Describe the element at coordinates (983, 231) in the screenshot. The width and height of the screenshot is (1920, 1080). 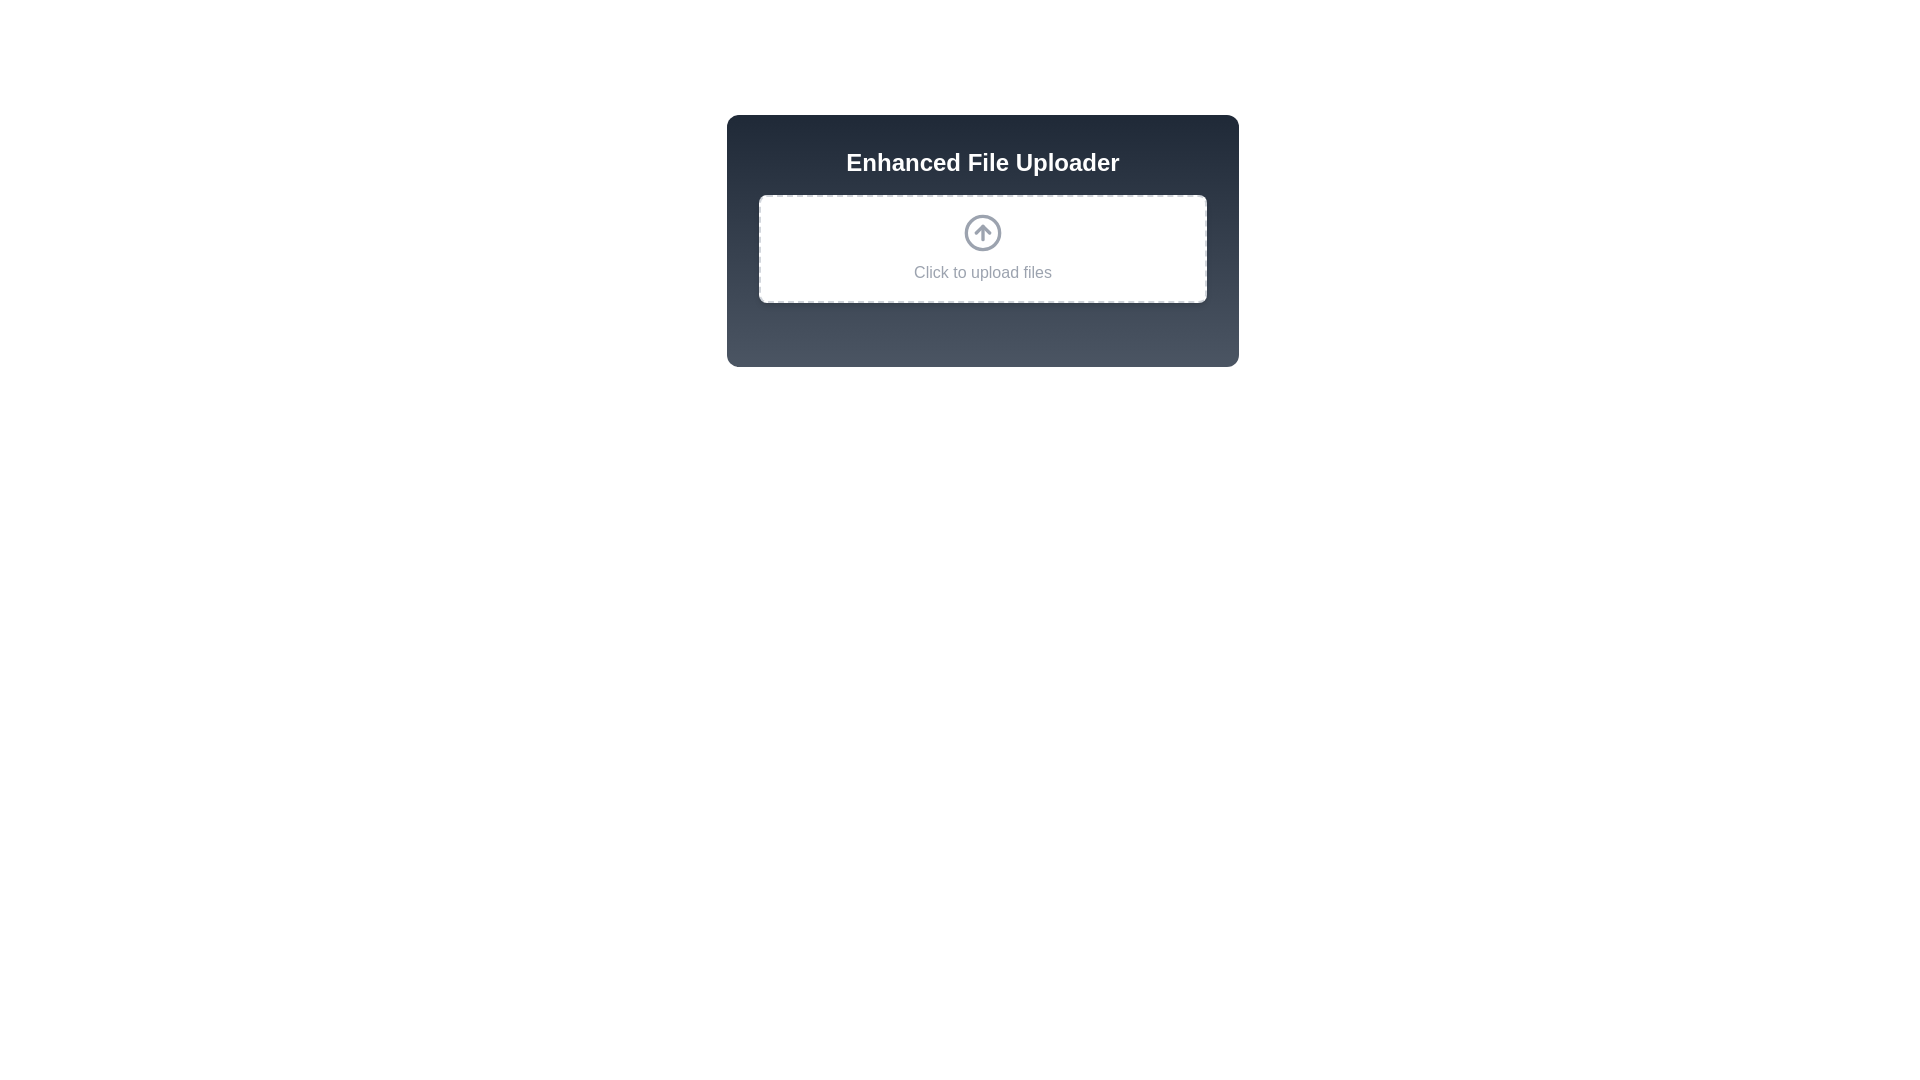
I see `the graphical enhancement element located centrally within the upload section of the page interface` at that location.